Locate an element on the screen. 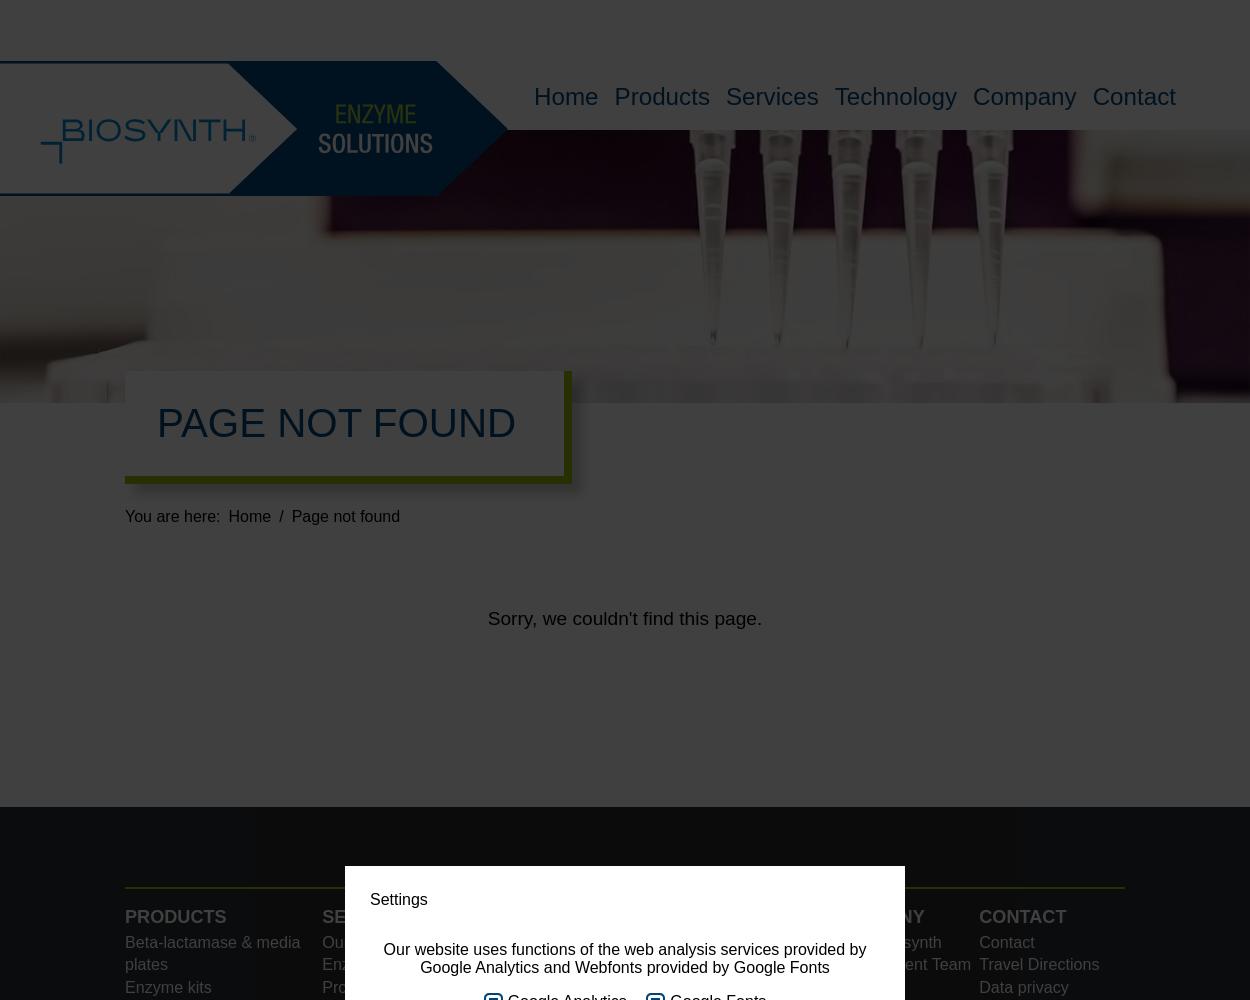  'Enzyme identification' is located at coordinates (398, 963).